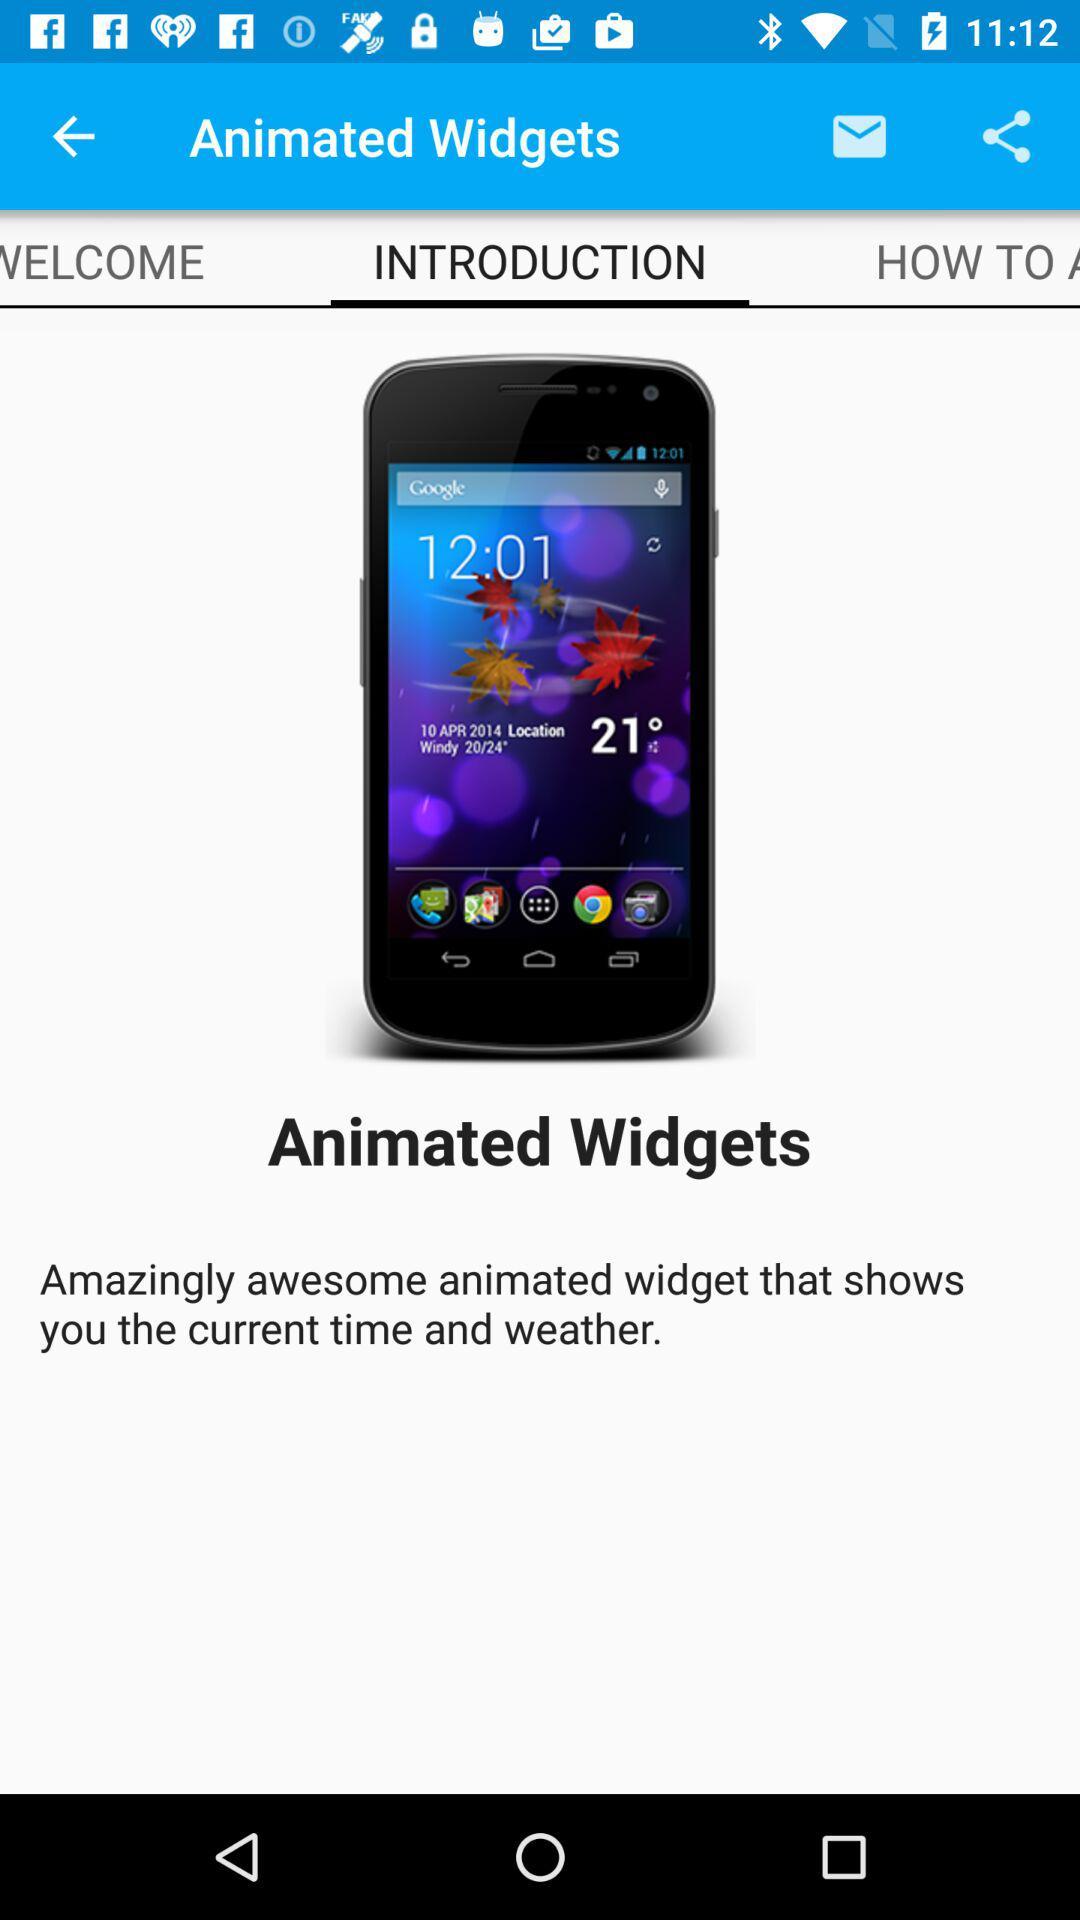 Image resolution: width=1080 pixels, height=1920 pixels. Describe the element at coordinates (72, 135) in the screenshot. I see `the item to the left of animated widgets icon` at that location.